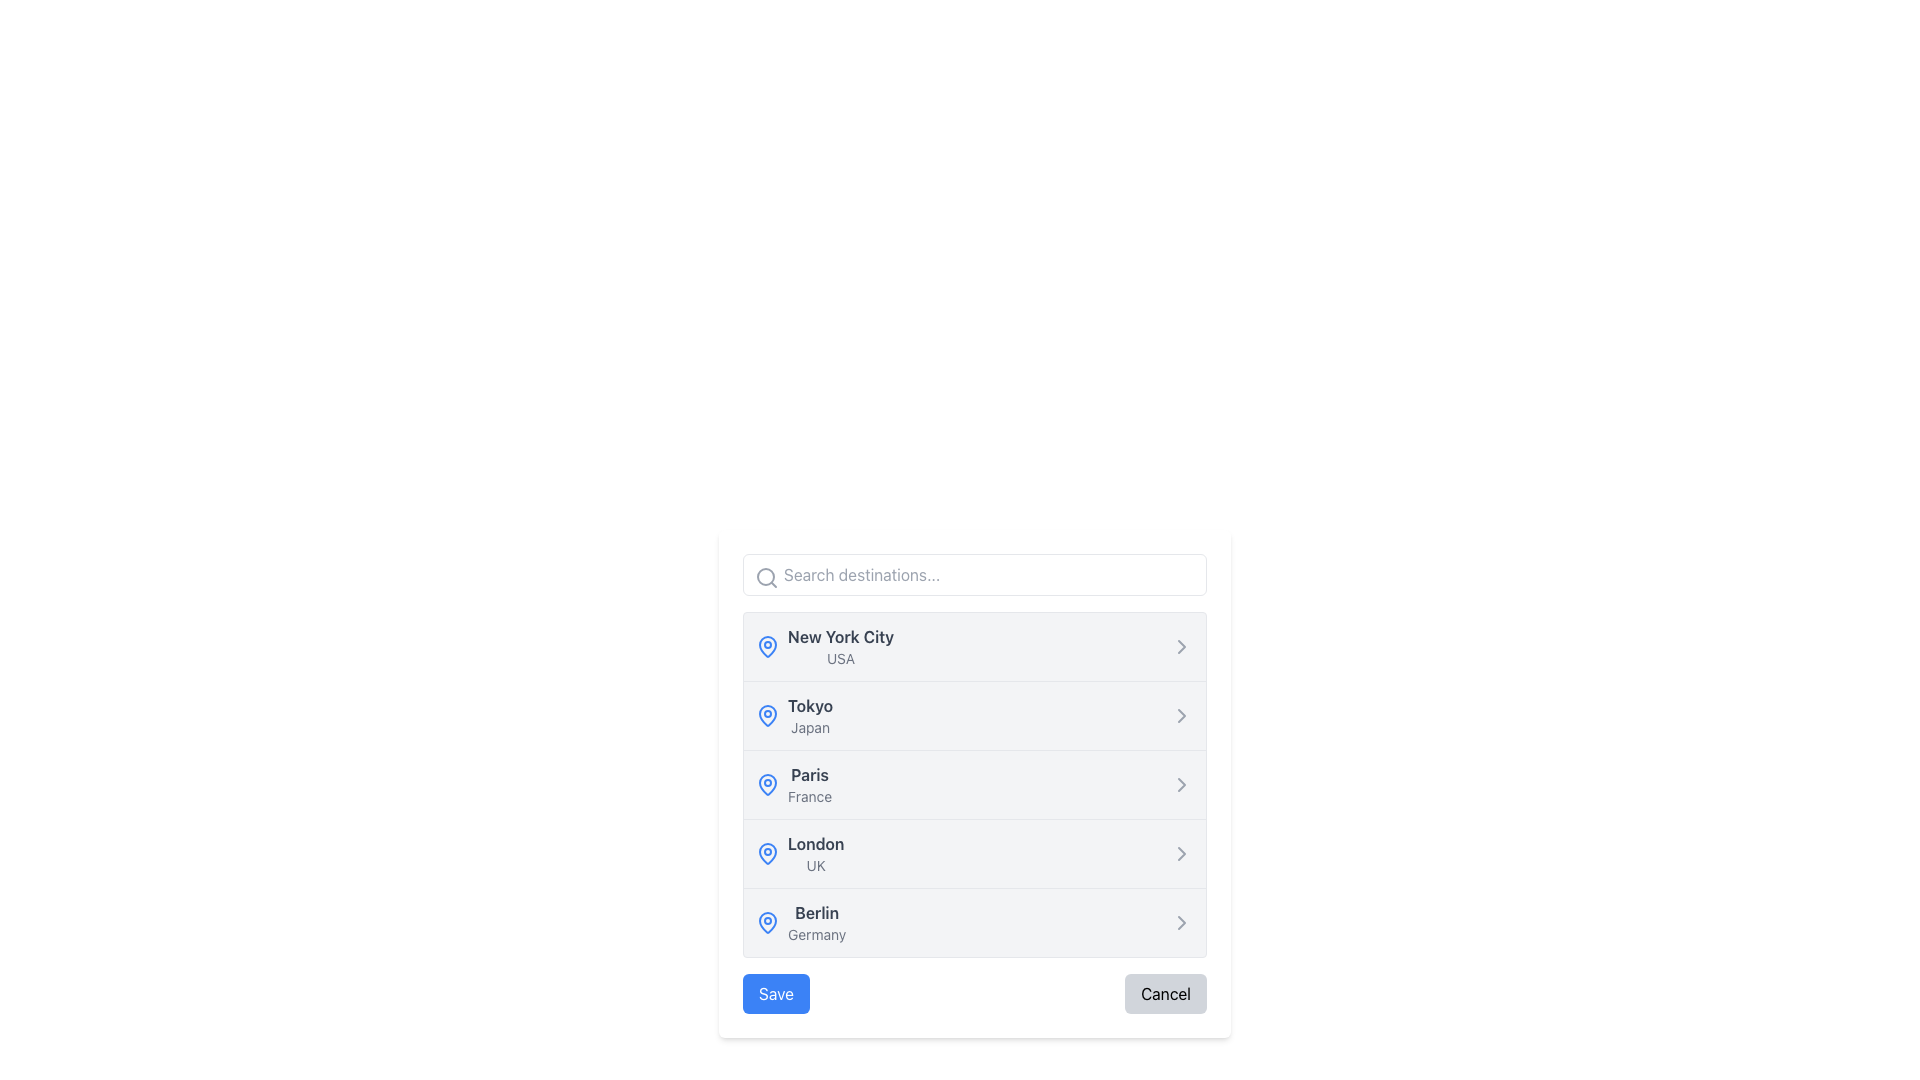 Image resolution: width=1920 pixels, height=1080 pixels. Describe the element at coordinates (766, 578) in the screenshot. I see `the magnifying glass icon, which is light gray and positioned at the left edge of the search input field` at that location.